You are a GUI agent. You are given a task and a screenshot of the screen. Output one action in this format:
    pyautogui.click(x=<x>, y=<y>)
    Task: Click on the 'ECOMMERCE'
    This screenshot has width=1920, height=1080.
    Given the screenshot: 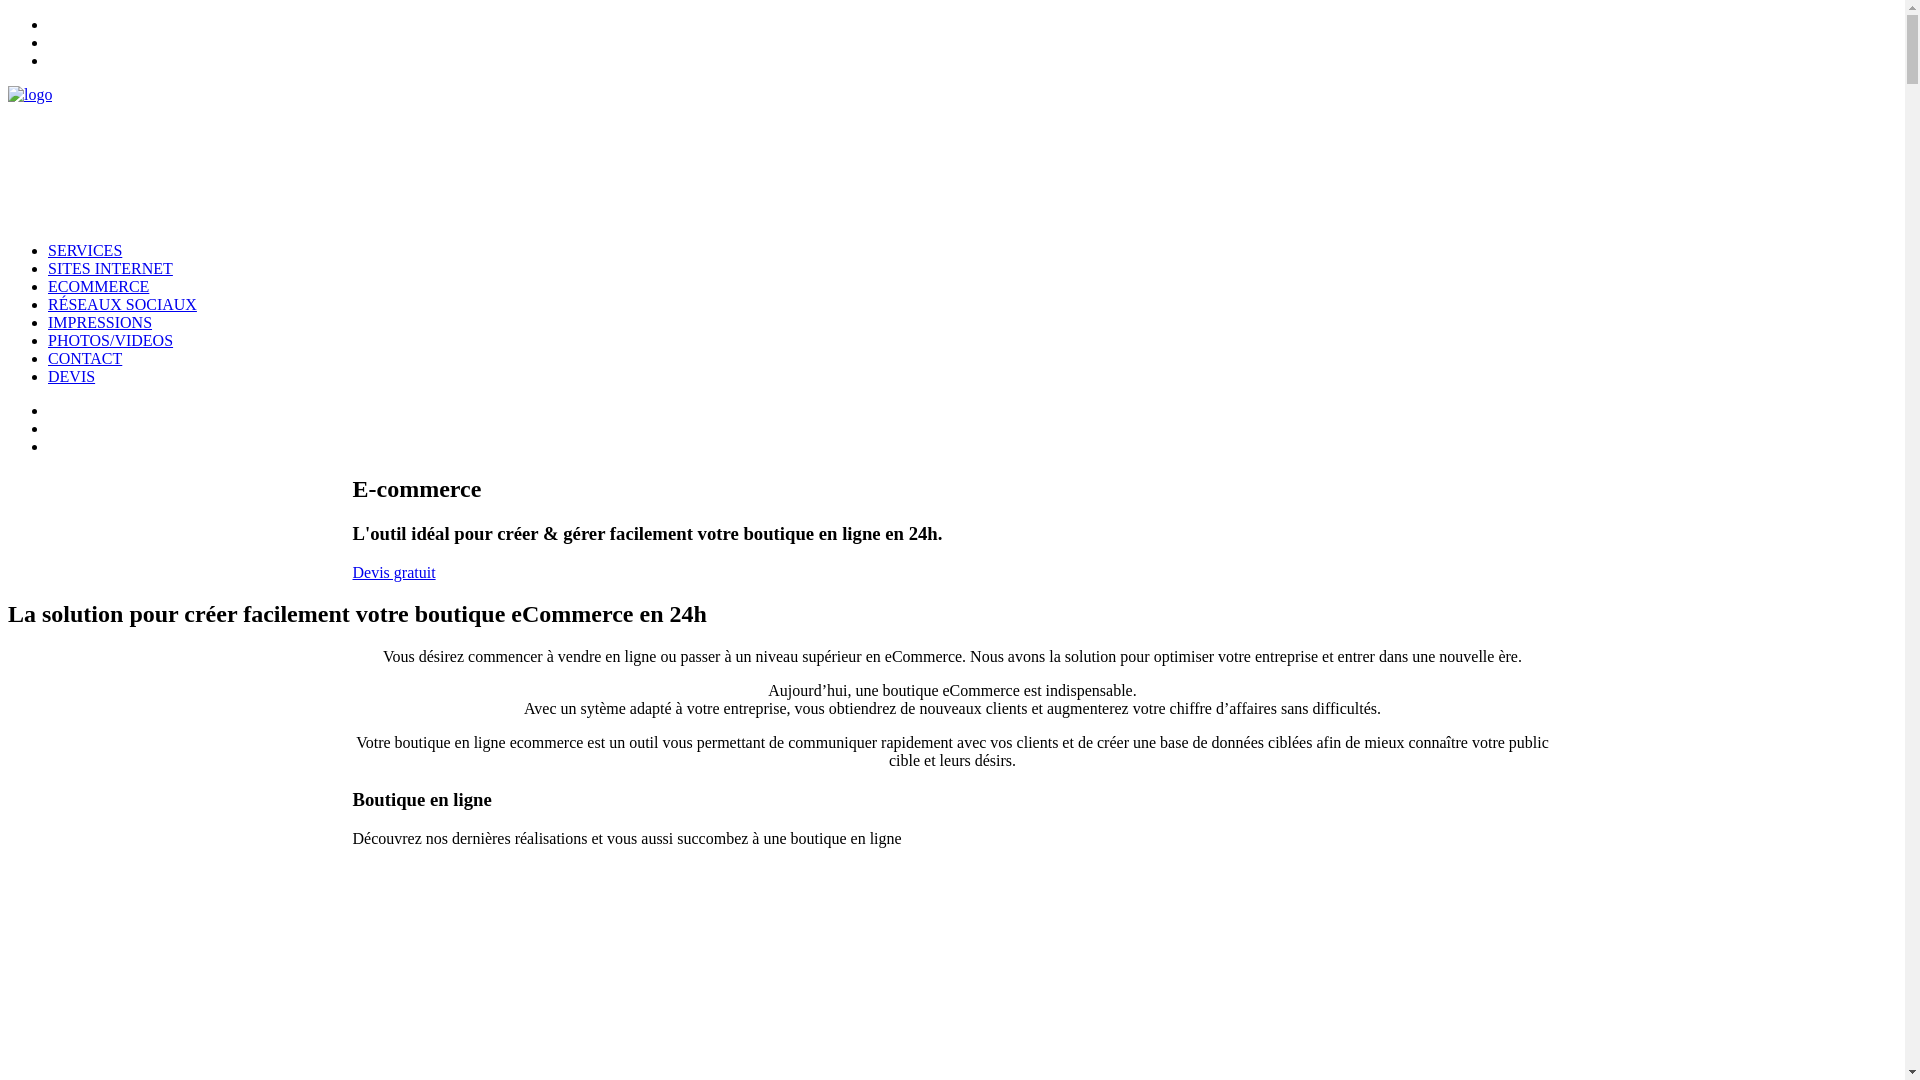 What is the action you would take?
    pyautogui.click(x=48, y=286)
    